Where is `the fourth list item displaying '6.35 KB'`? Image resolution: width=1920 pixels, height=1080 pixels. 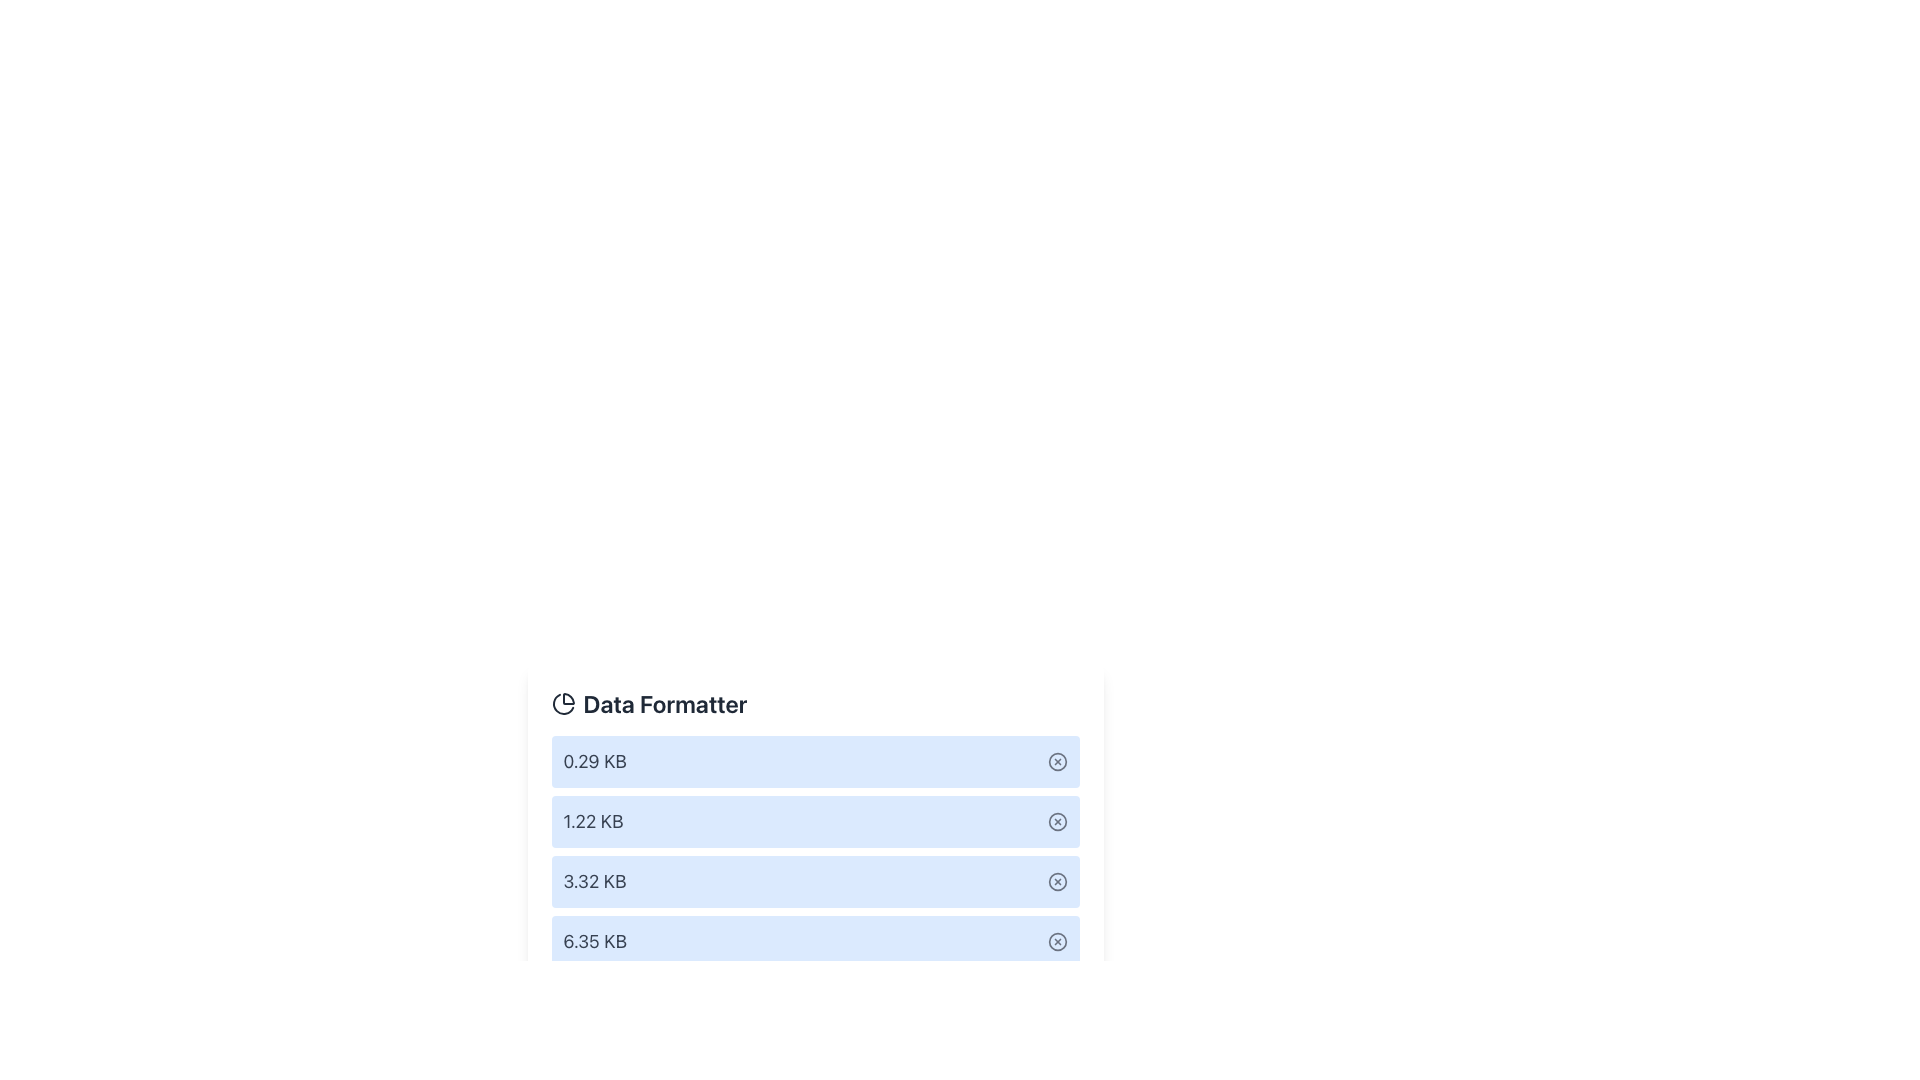
the fourth list item displaying '6.35 KB' is located at coordinates (815, 941).